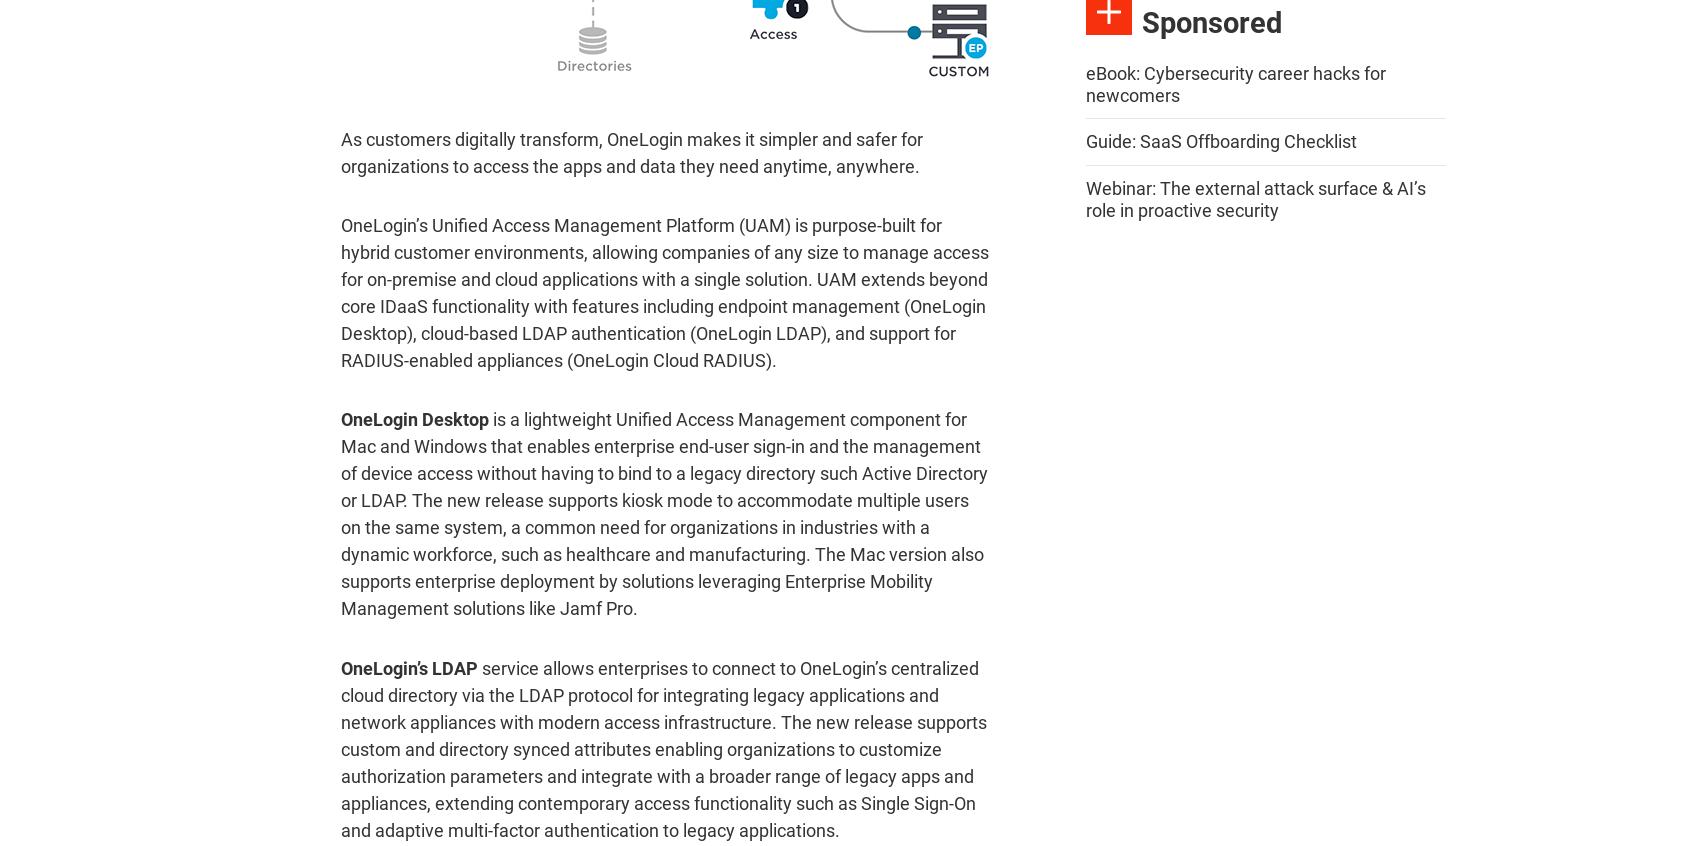  I want to click on 'OneLogin Desktop', so click(415, 419).